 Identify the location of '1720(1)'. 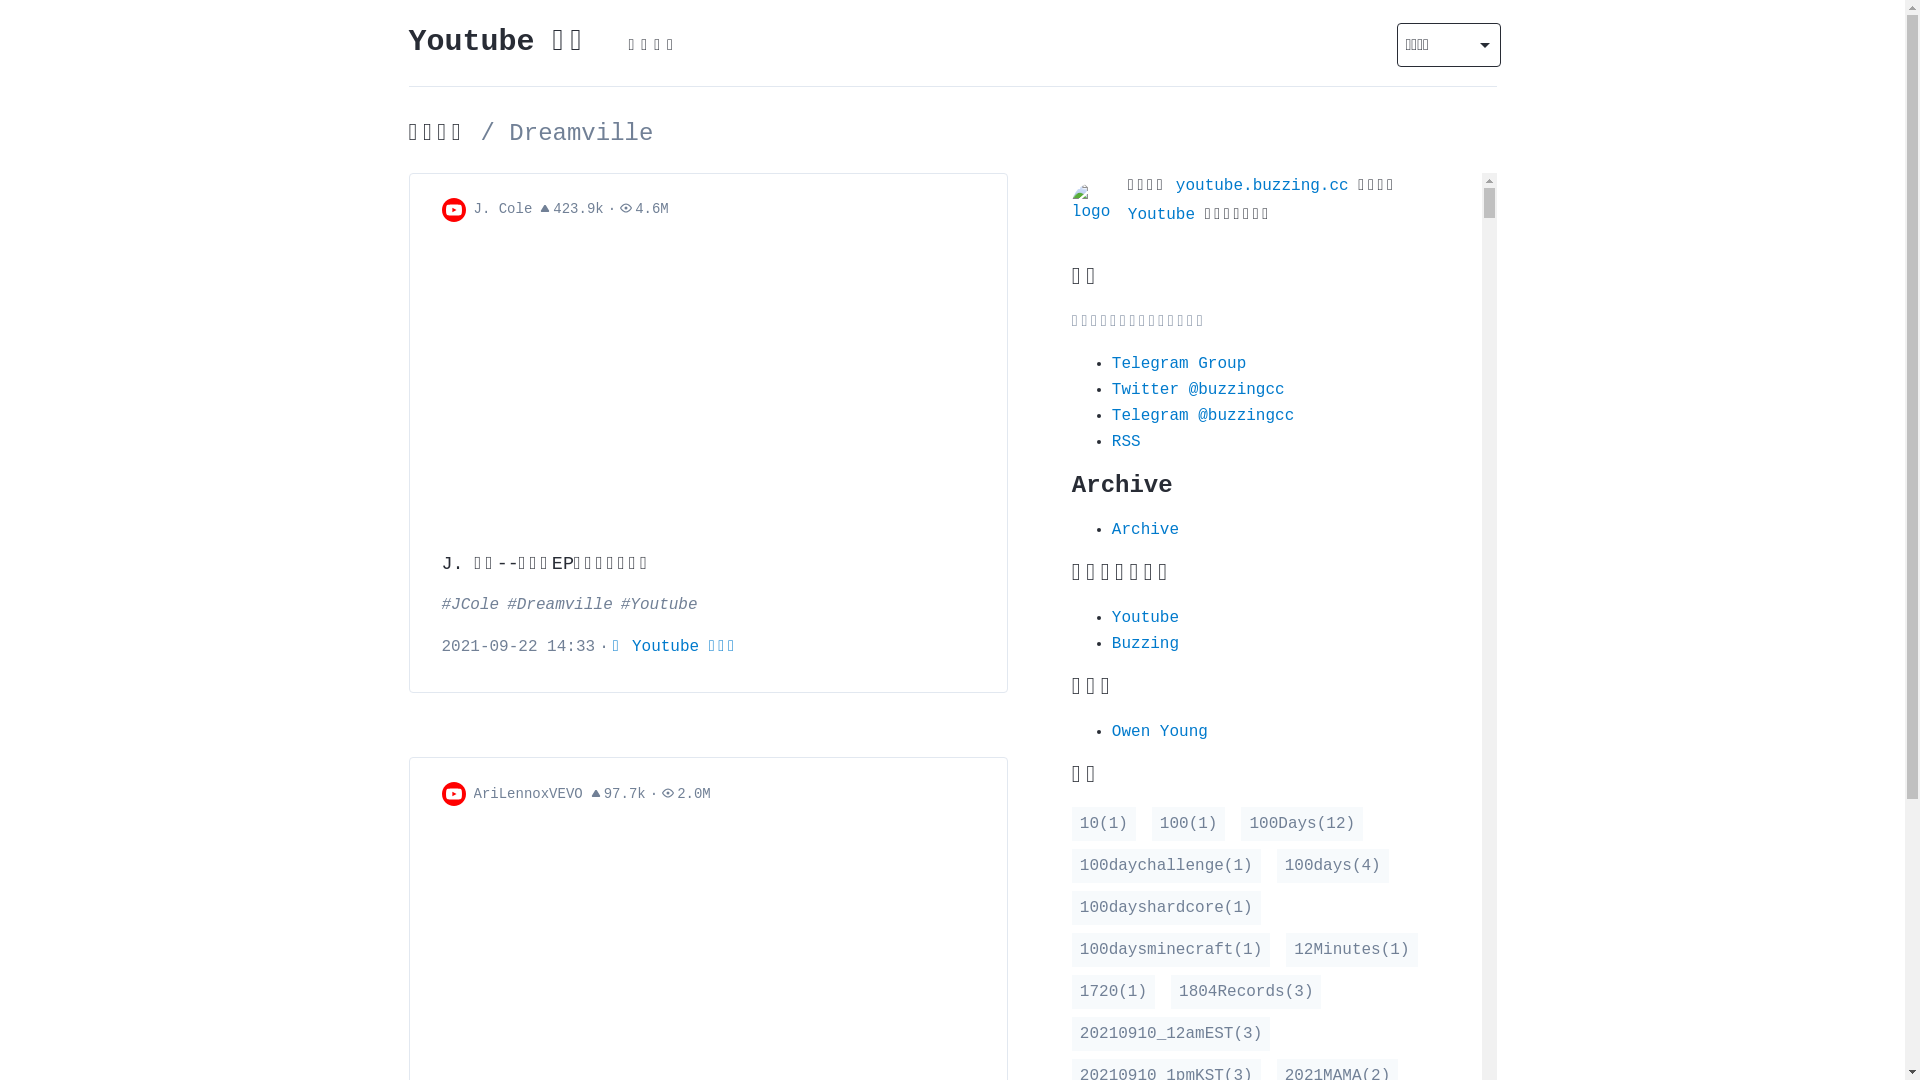
(1112, 991).